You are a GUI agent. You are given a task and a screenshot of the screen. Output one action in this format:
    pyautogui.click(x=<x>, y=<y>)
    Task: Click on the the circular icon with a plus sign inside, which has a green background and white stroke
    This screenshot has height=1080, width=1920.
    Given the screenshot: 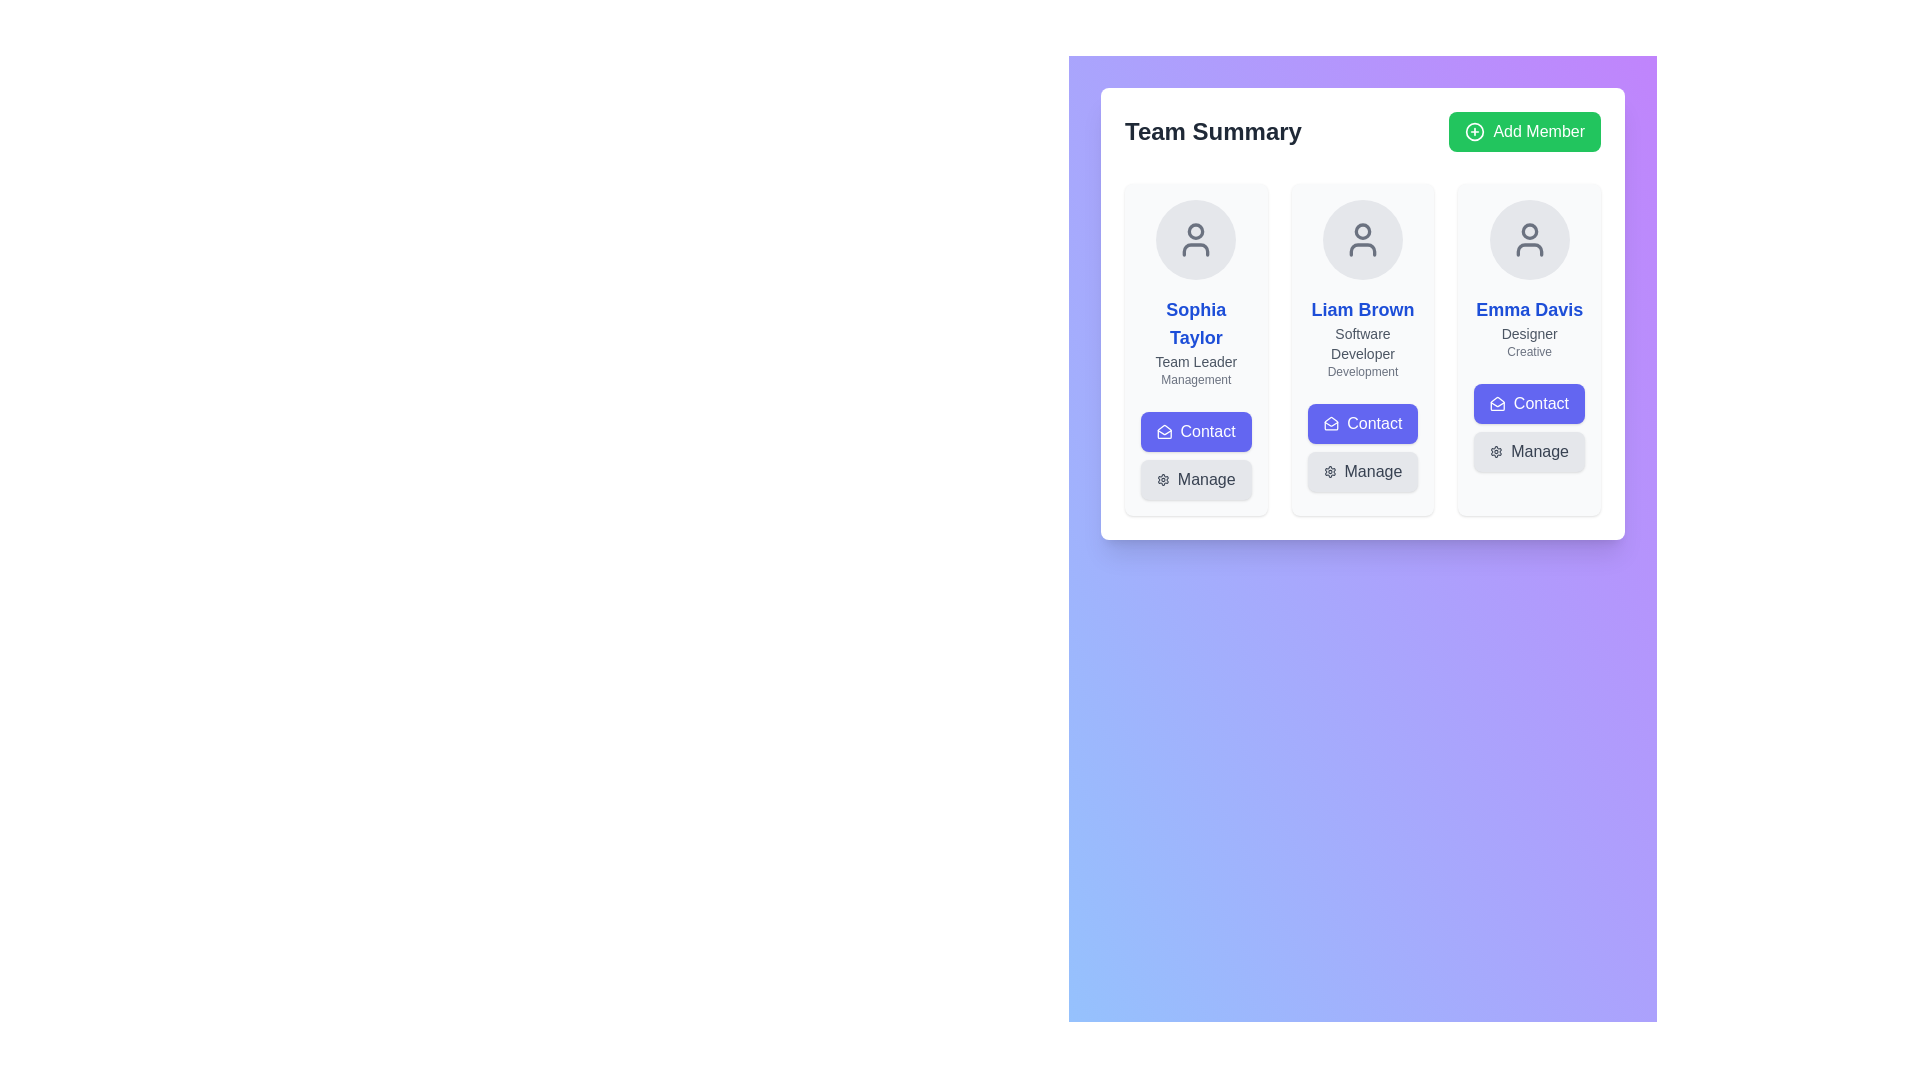 What is the action you would take?
    pyautogui.click(x=1475, y=131)
    